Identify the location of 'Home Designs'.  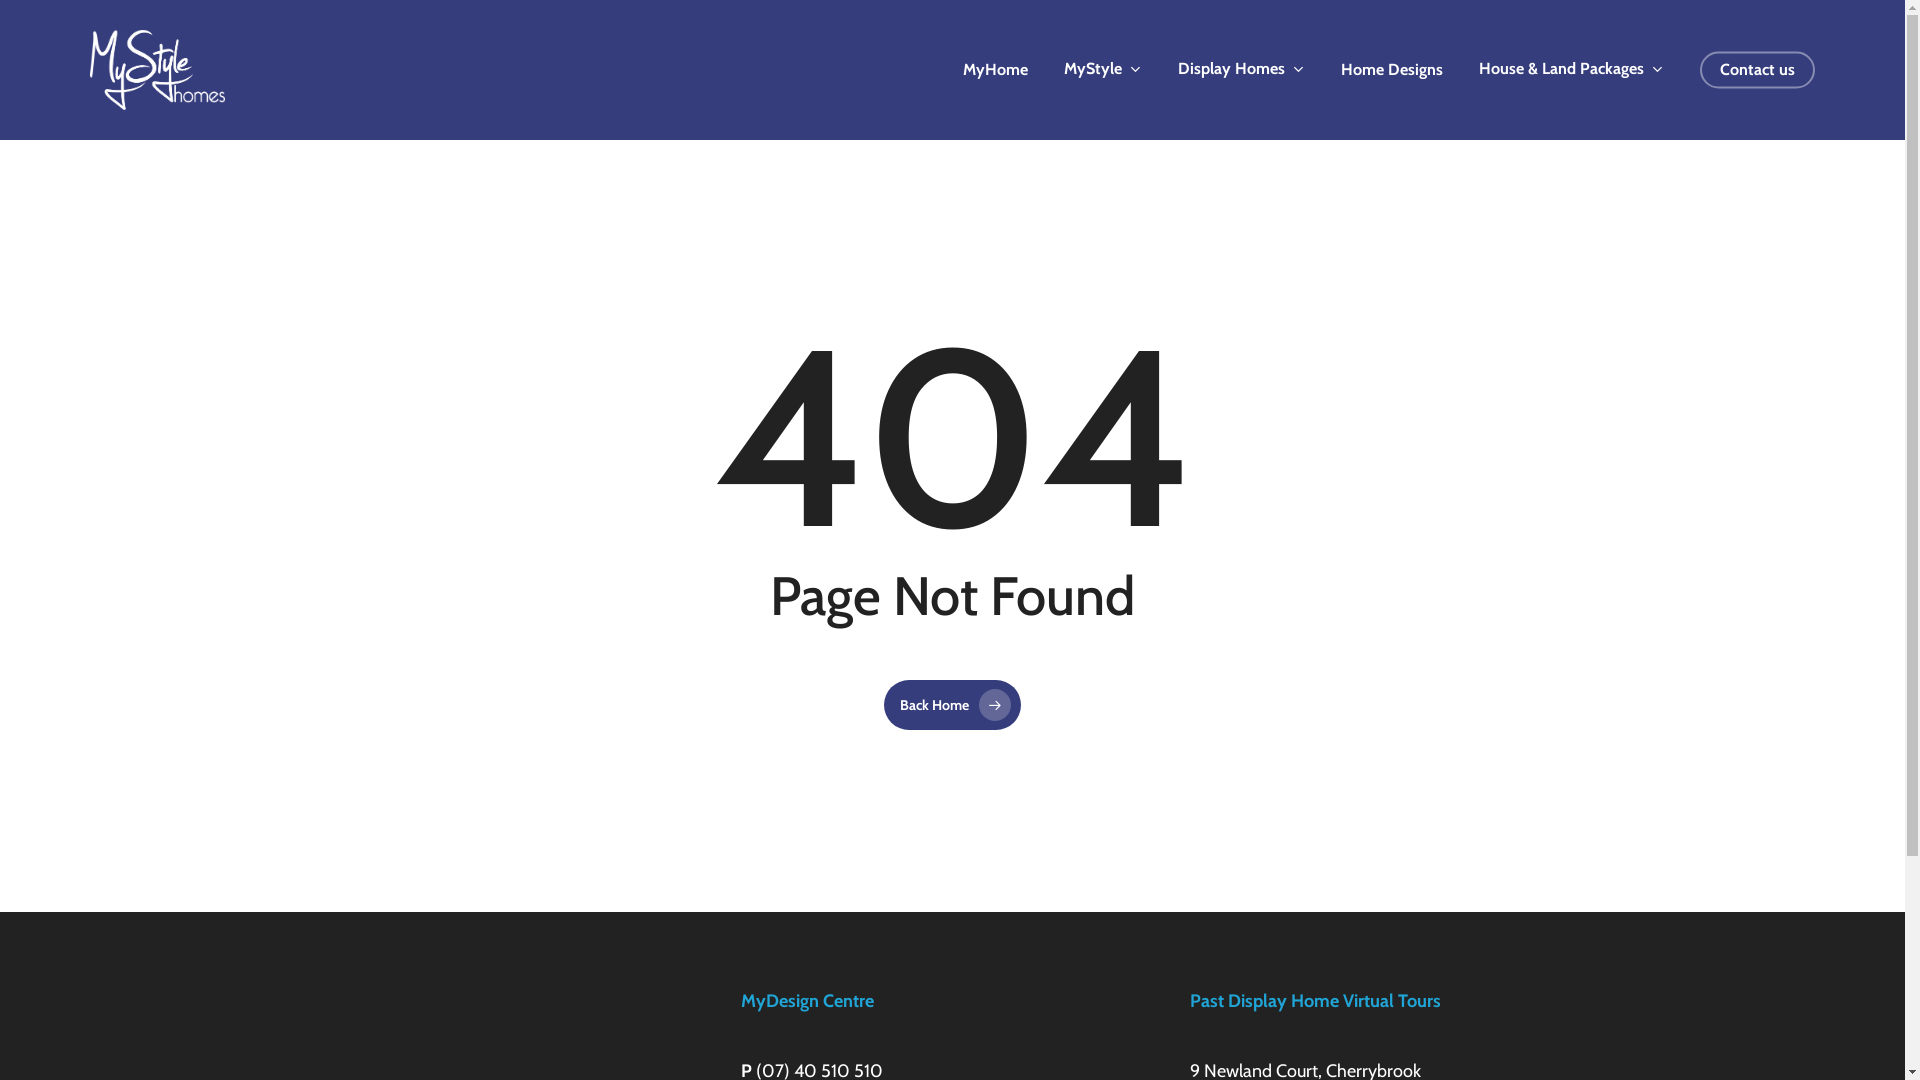
(1391, 68).